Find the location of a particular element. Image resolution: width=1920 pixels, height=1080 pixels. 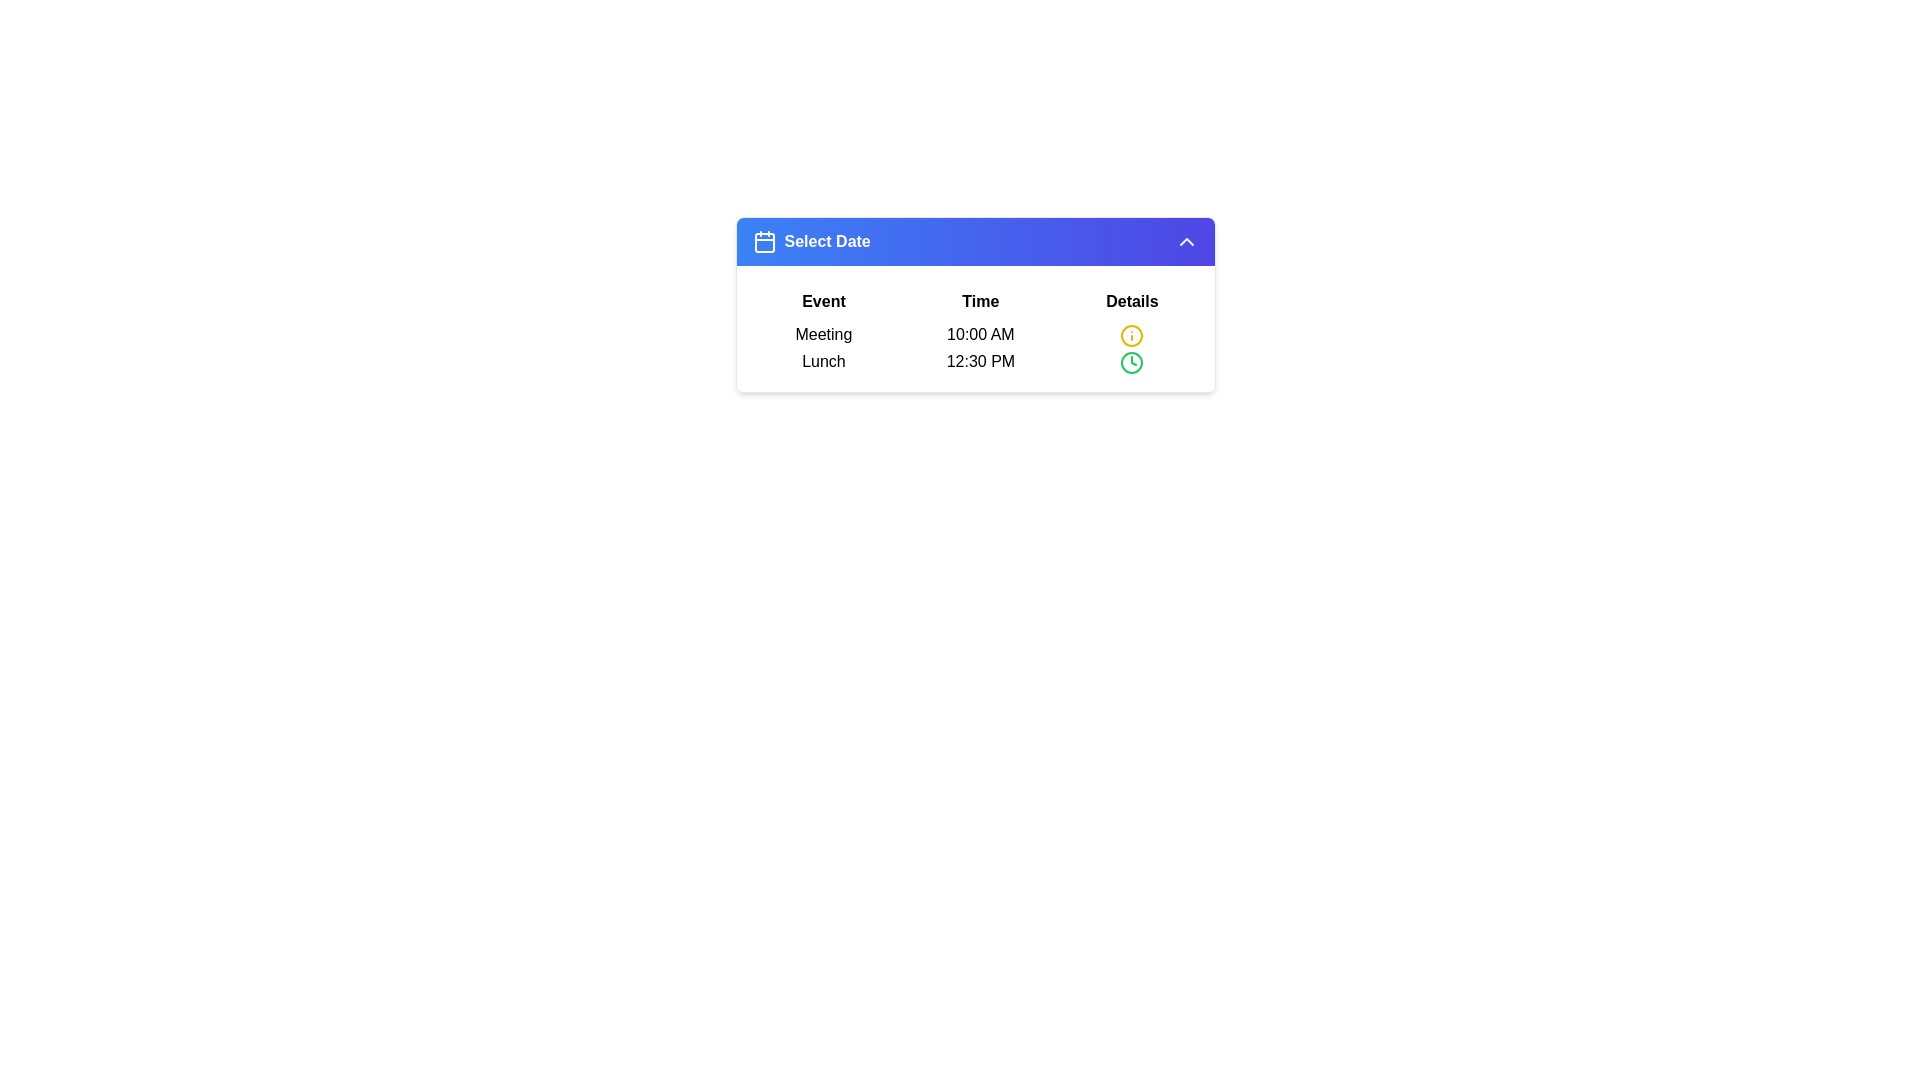

text content of the Table Header Row located centrally beneath the 'Select Date' section, which defines the layout of the table with column headings for events, times, and additional details is located at coordinates (975, 301).